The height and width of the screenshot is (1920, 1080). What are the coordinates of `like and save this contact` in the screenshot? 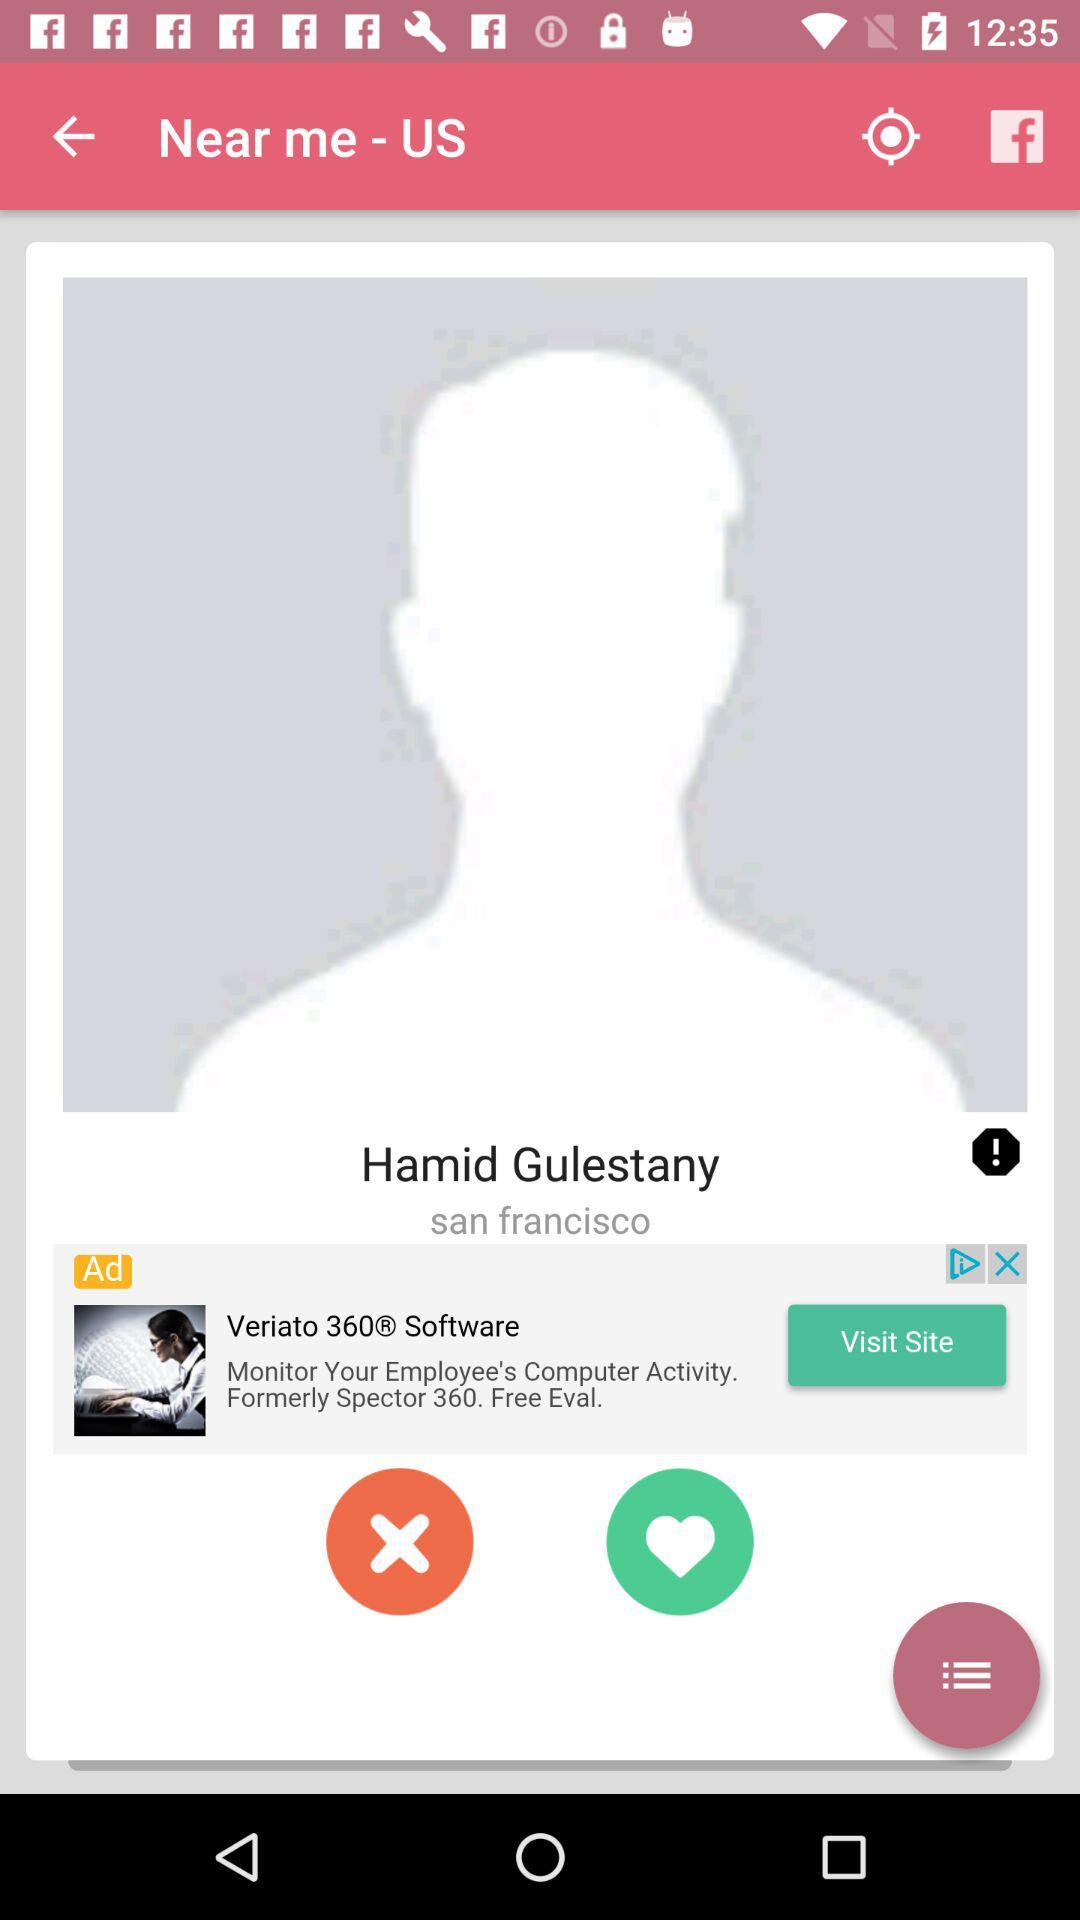 It's located at (678, 1540).